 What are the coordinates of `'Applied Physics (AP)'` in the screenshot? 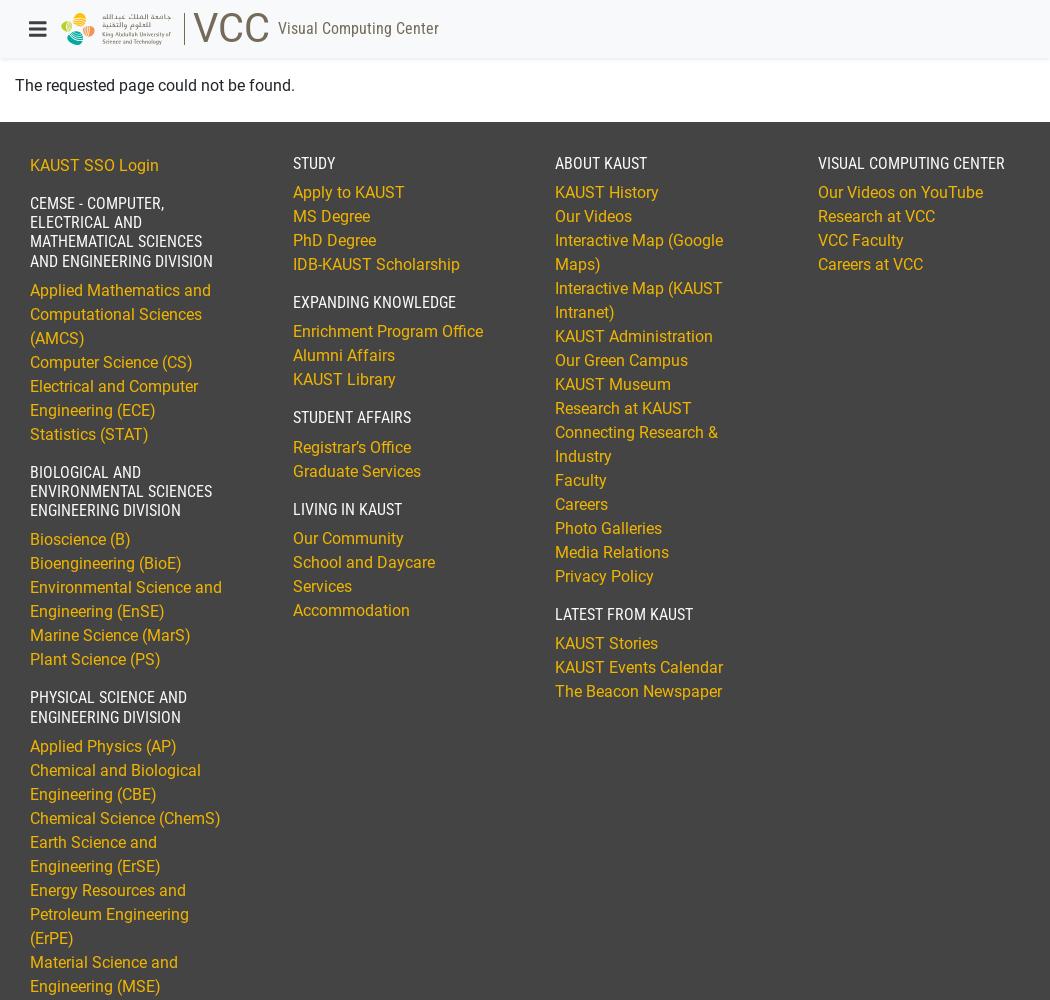 It's located at (103, 744).